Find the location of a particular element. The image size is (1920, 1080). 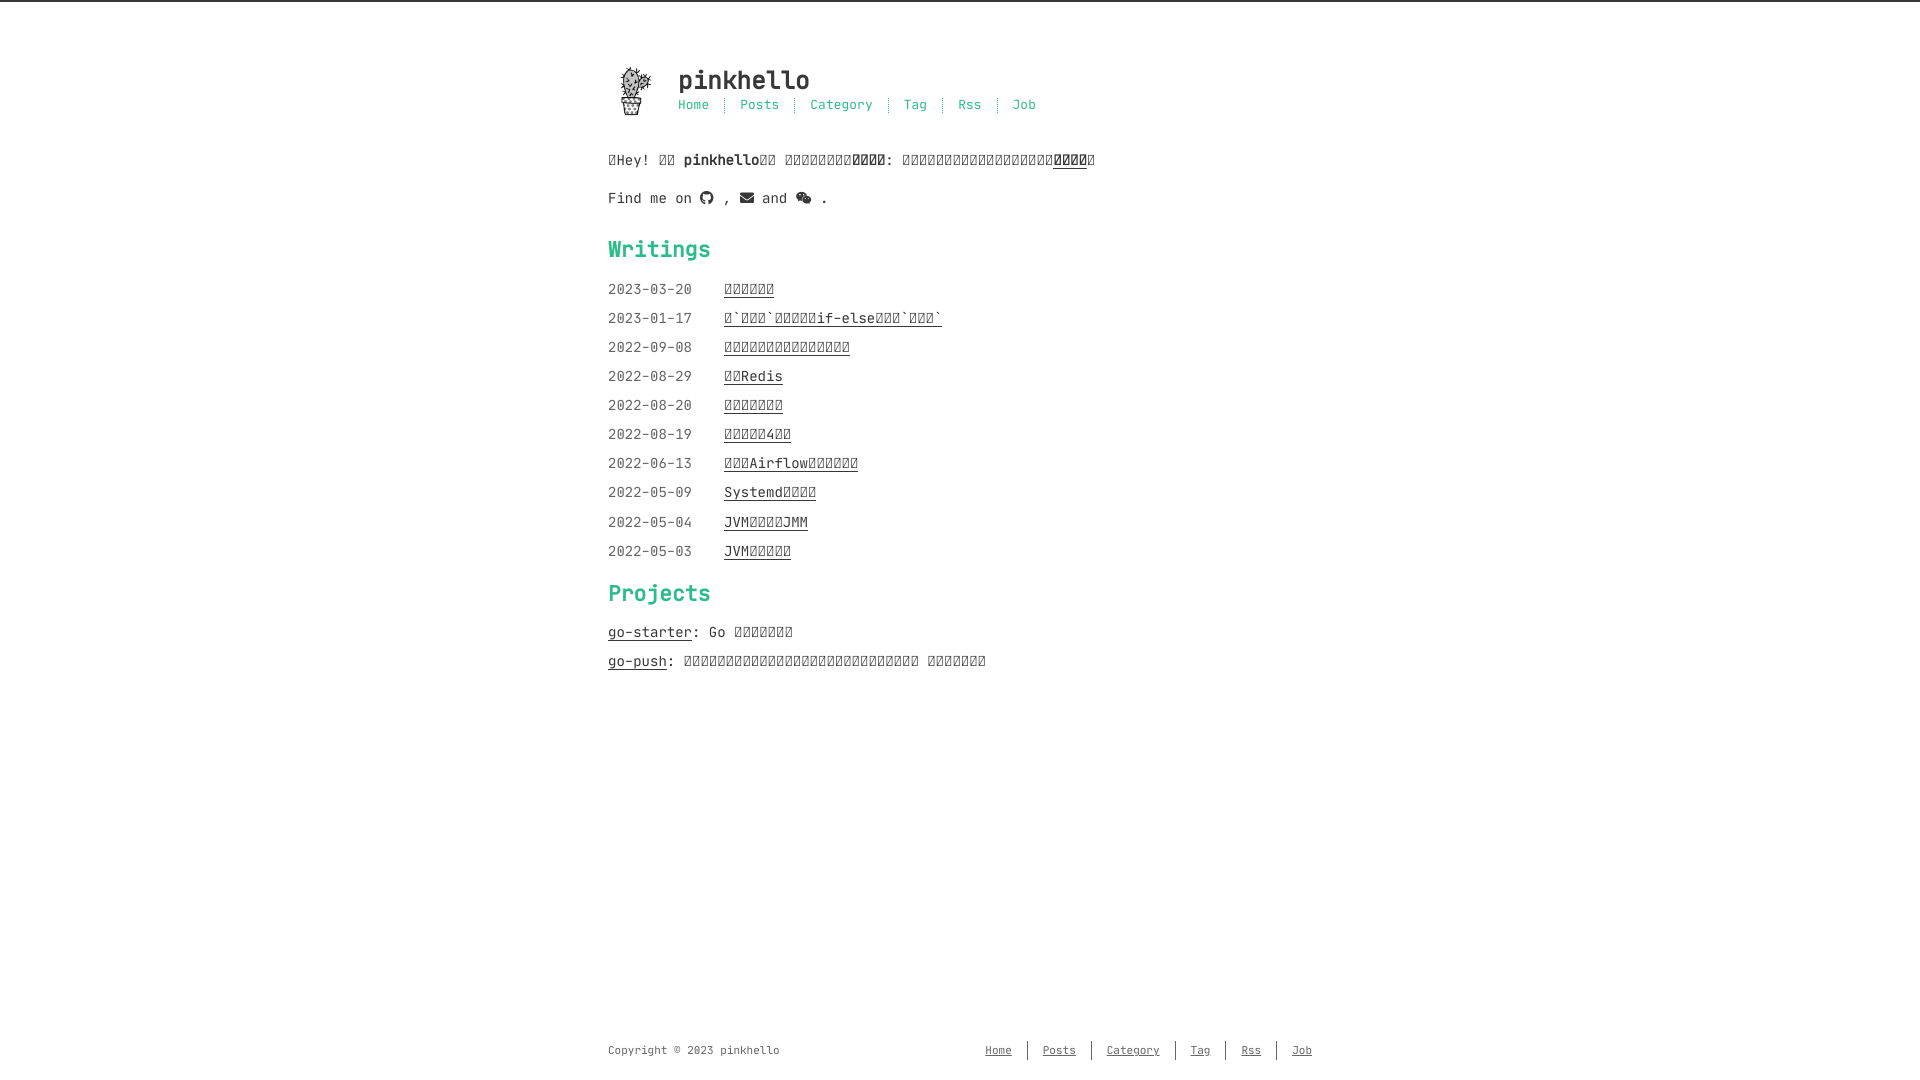

'Writings' is located at coordinates (658, 249).